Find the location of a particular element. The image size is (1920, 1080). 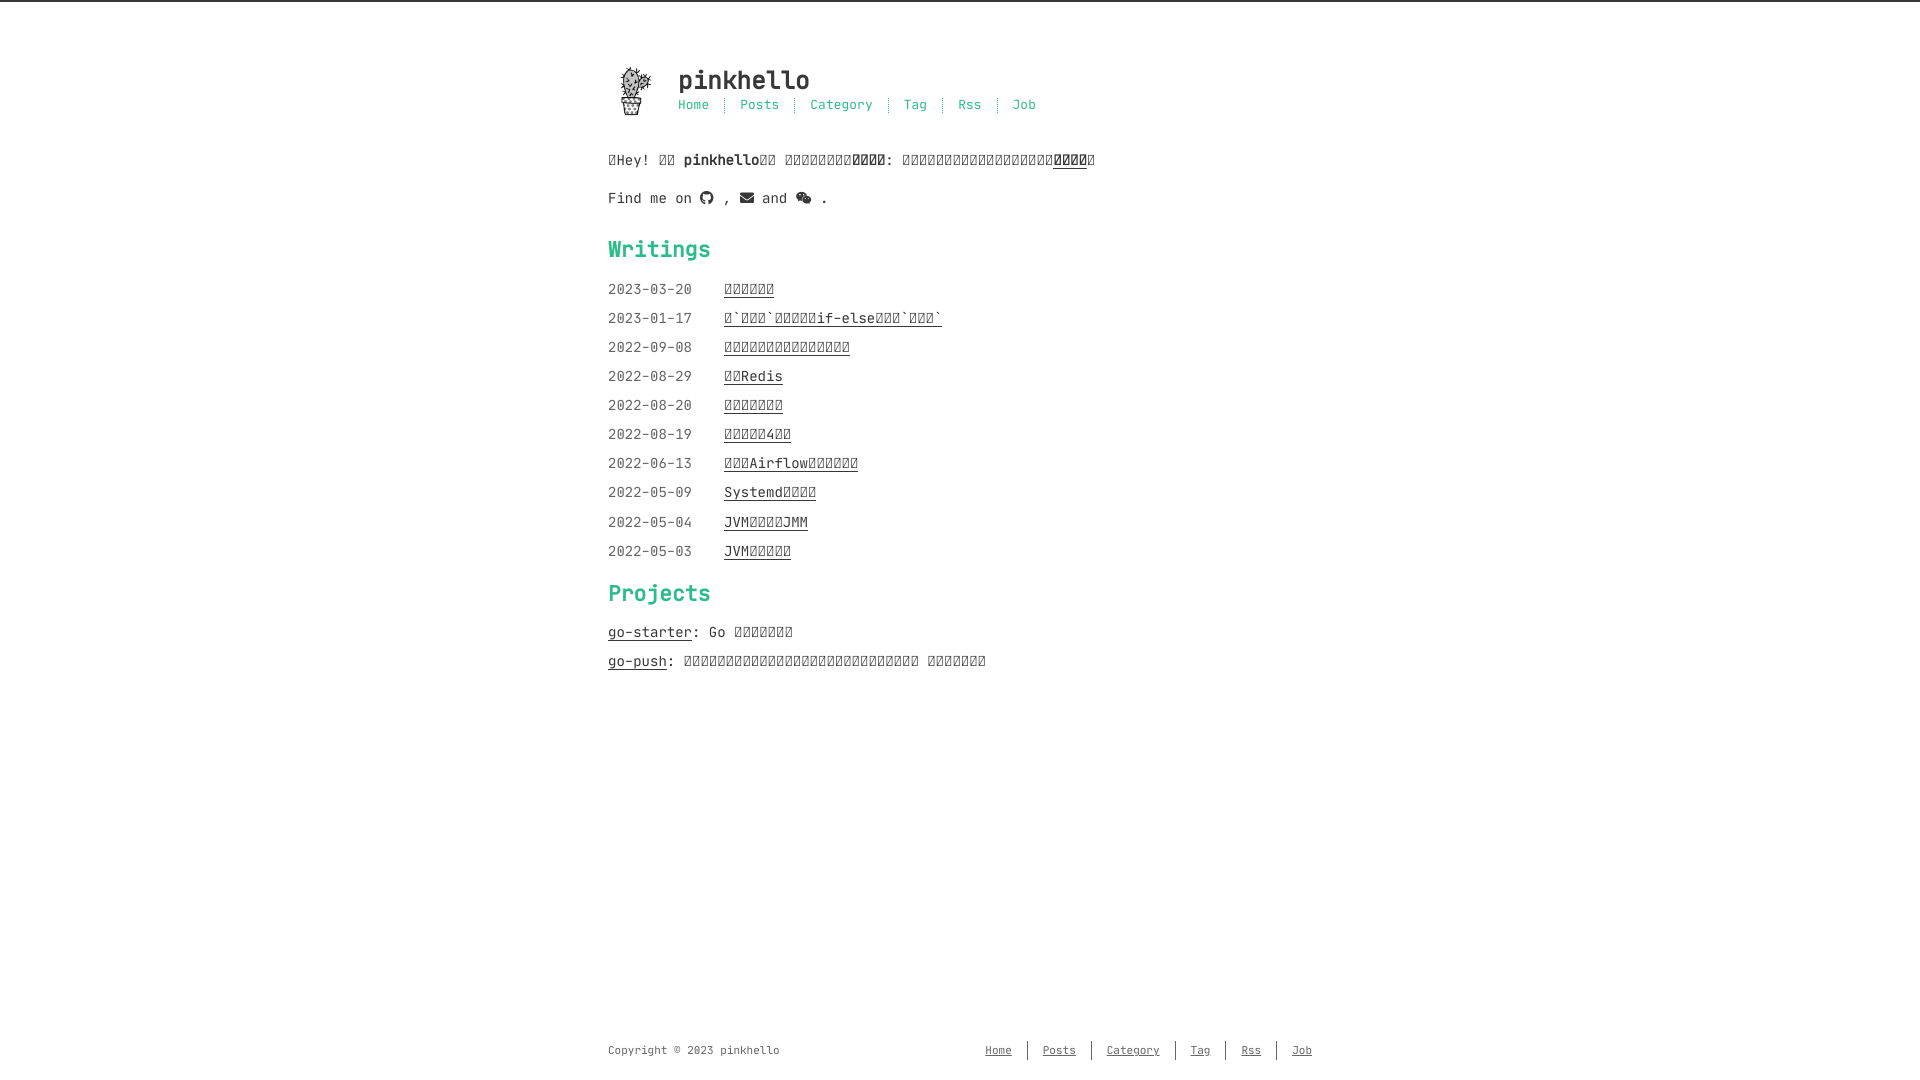

'Writings' is located at coordinates (658, 249).